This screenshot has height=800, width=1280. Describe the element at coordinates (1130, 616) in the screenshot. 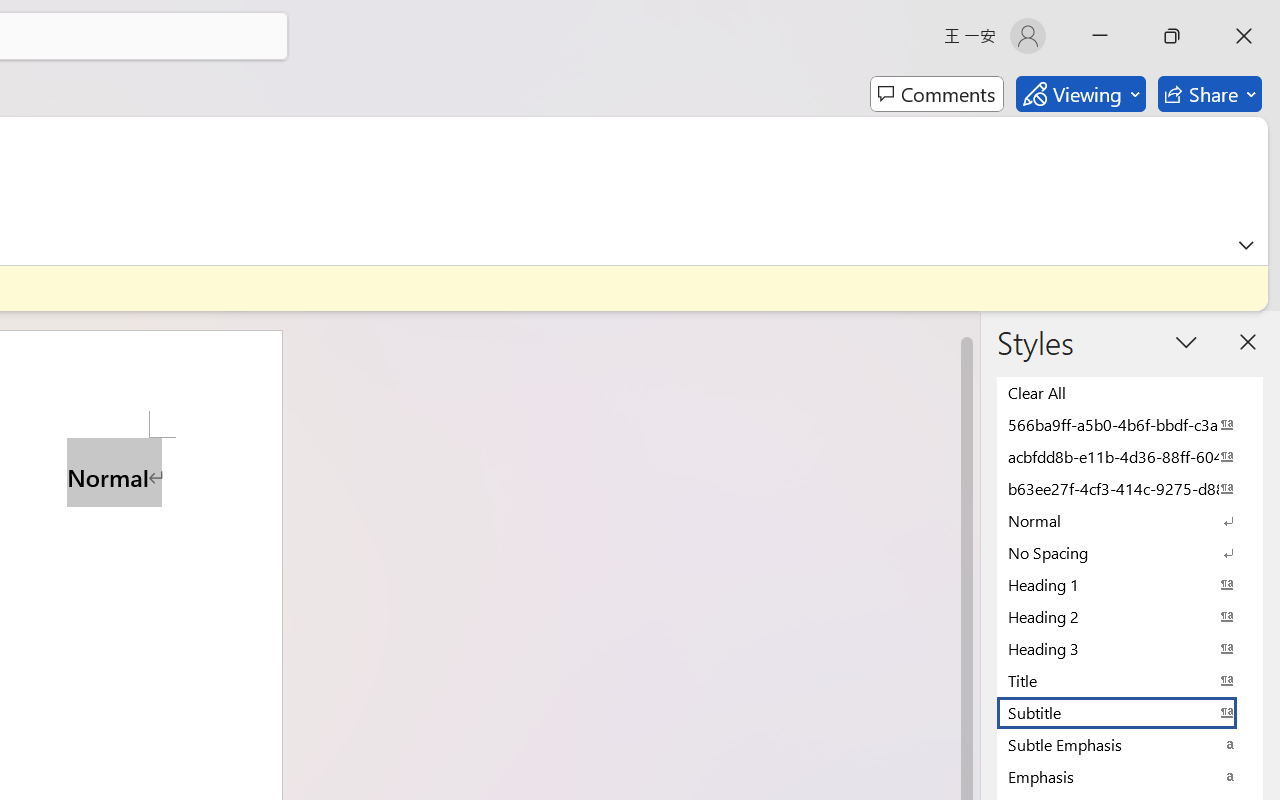

I see `'Heading 2'` at that location.